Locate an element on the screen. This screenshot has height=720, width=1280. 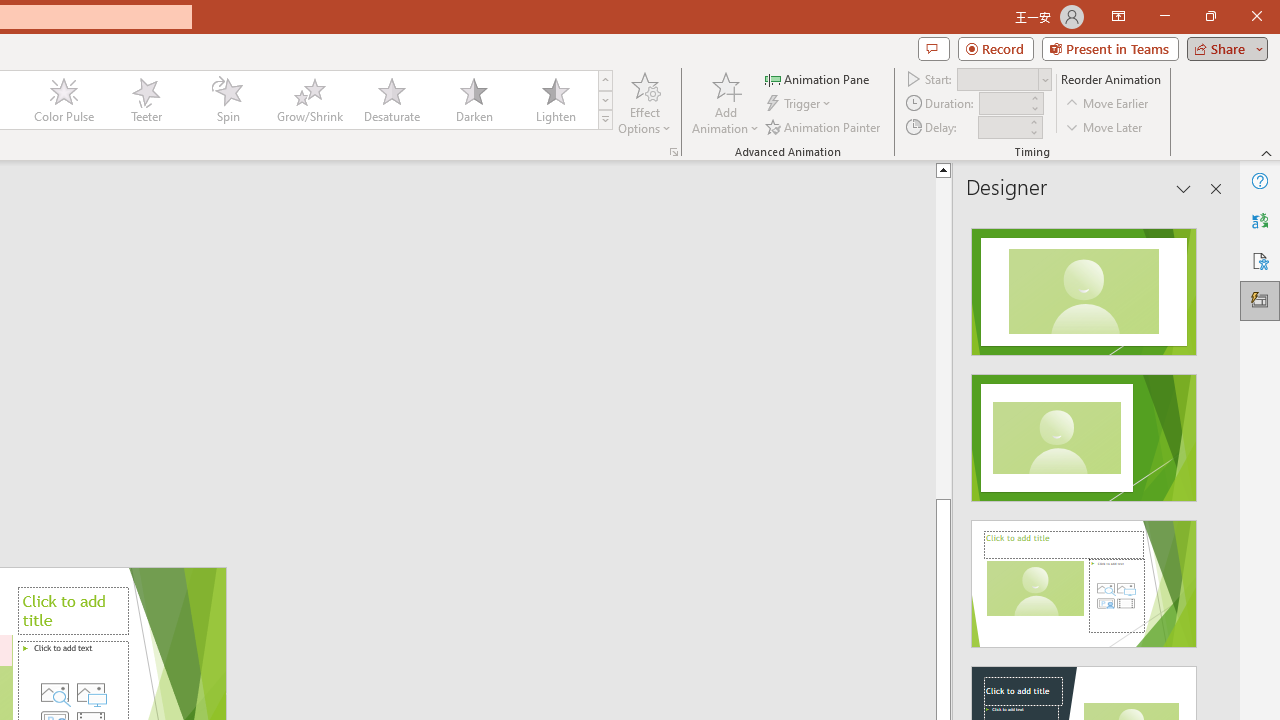
'Animation Duration' is located at coordinates (1003, 103).